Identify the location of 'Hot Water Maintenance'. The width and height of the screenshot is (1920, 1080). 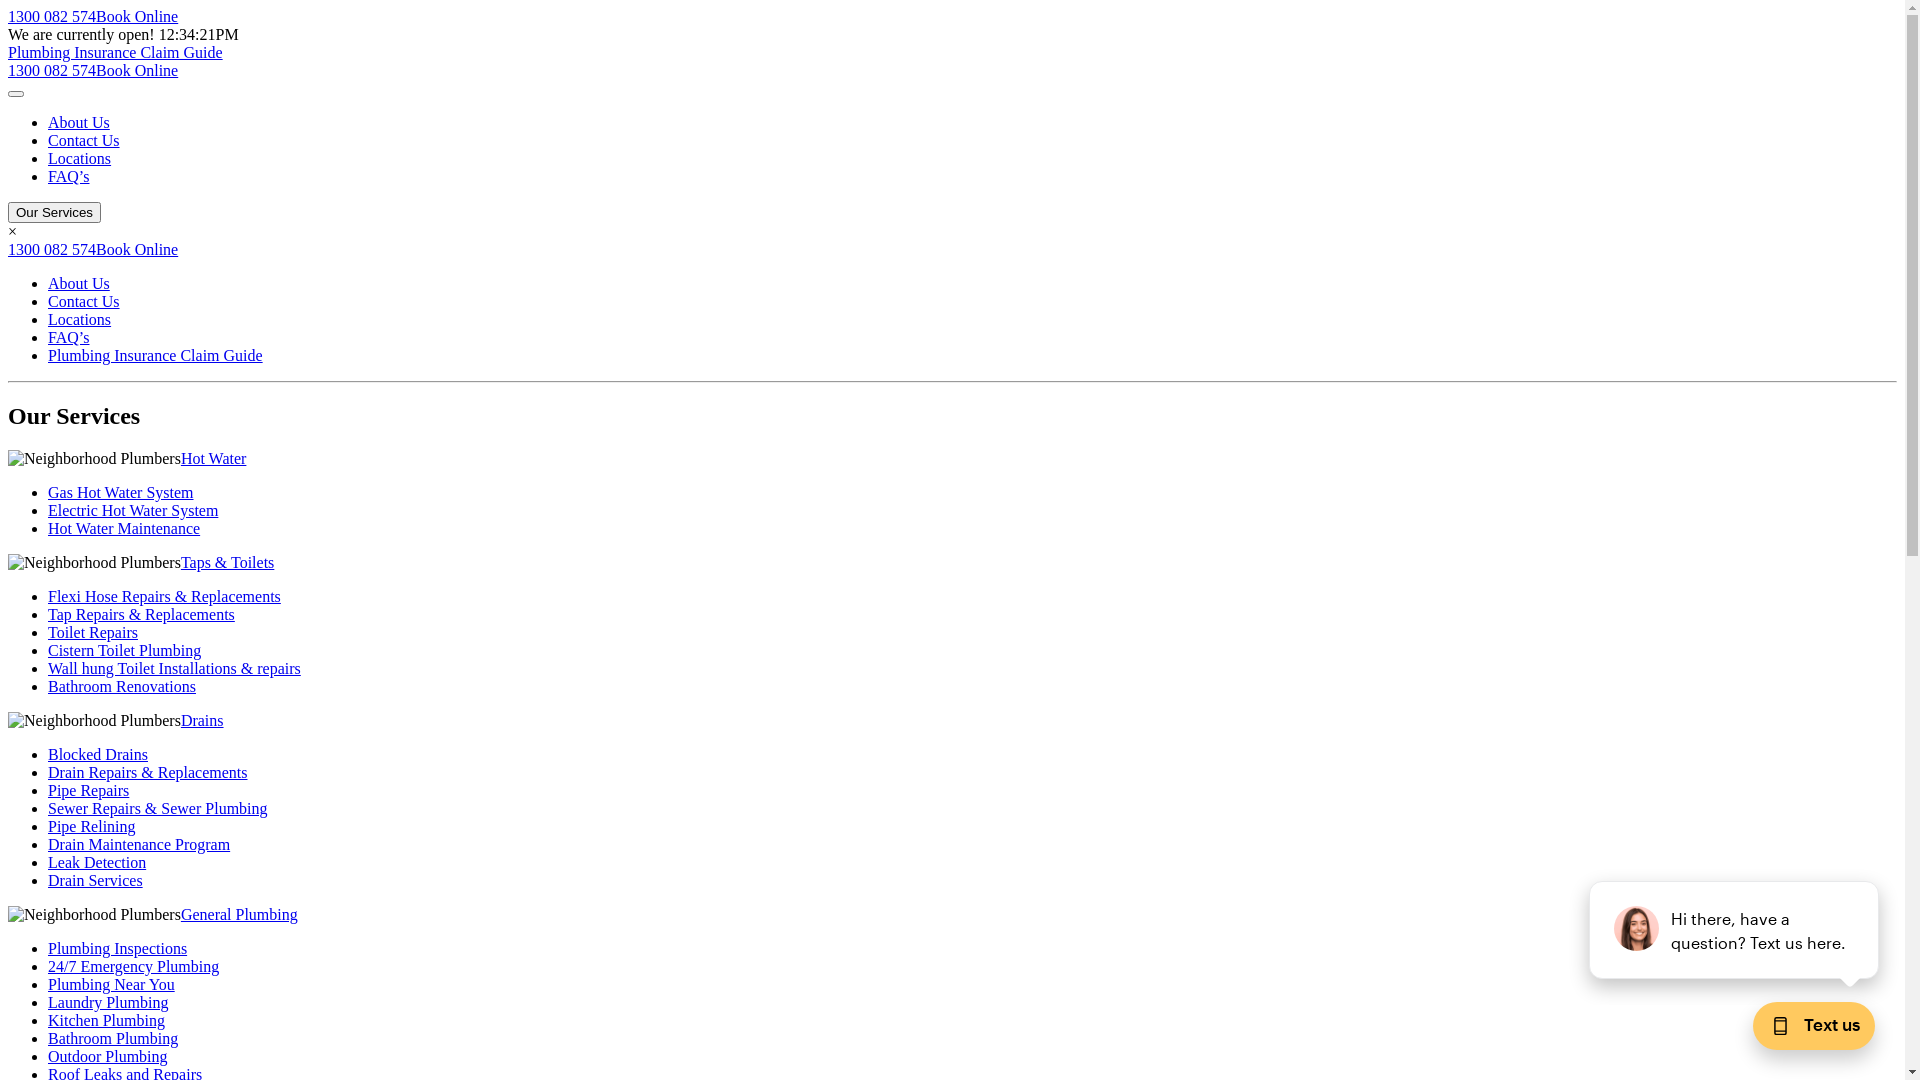
(48, 527).